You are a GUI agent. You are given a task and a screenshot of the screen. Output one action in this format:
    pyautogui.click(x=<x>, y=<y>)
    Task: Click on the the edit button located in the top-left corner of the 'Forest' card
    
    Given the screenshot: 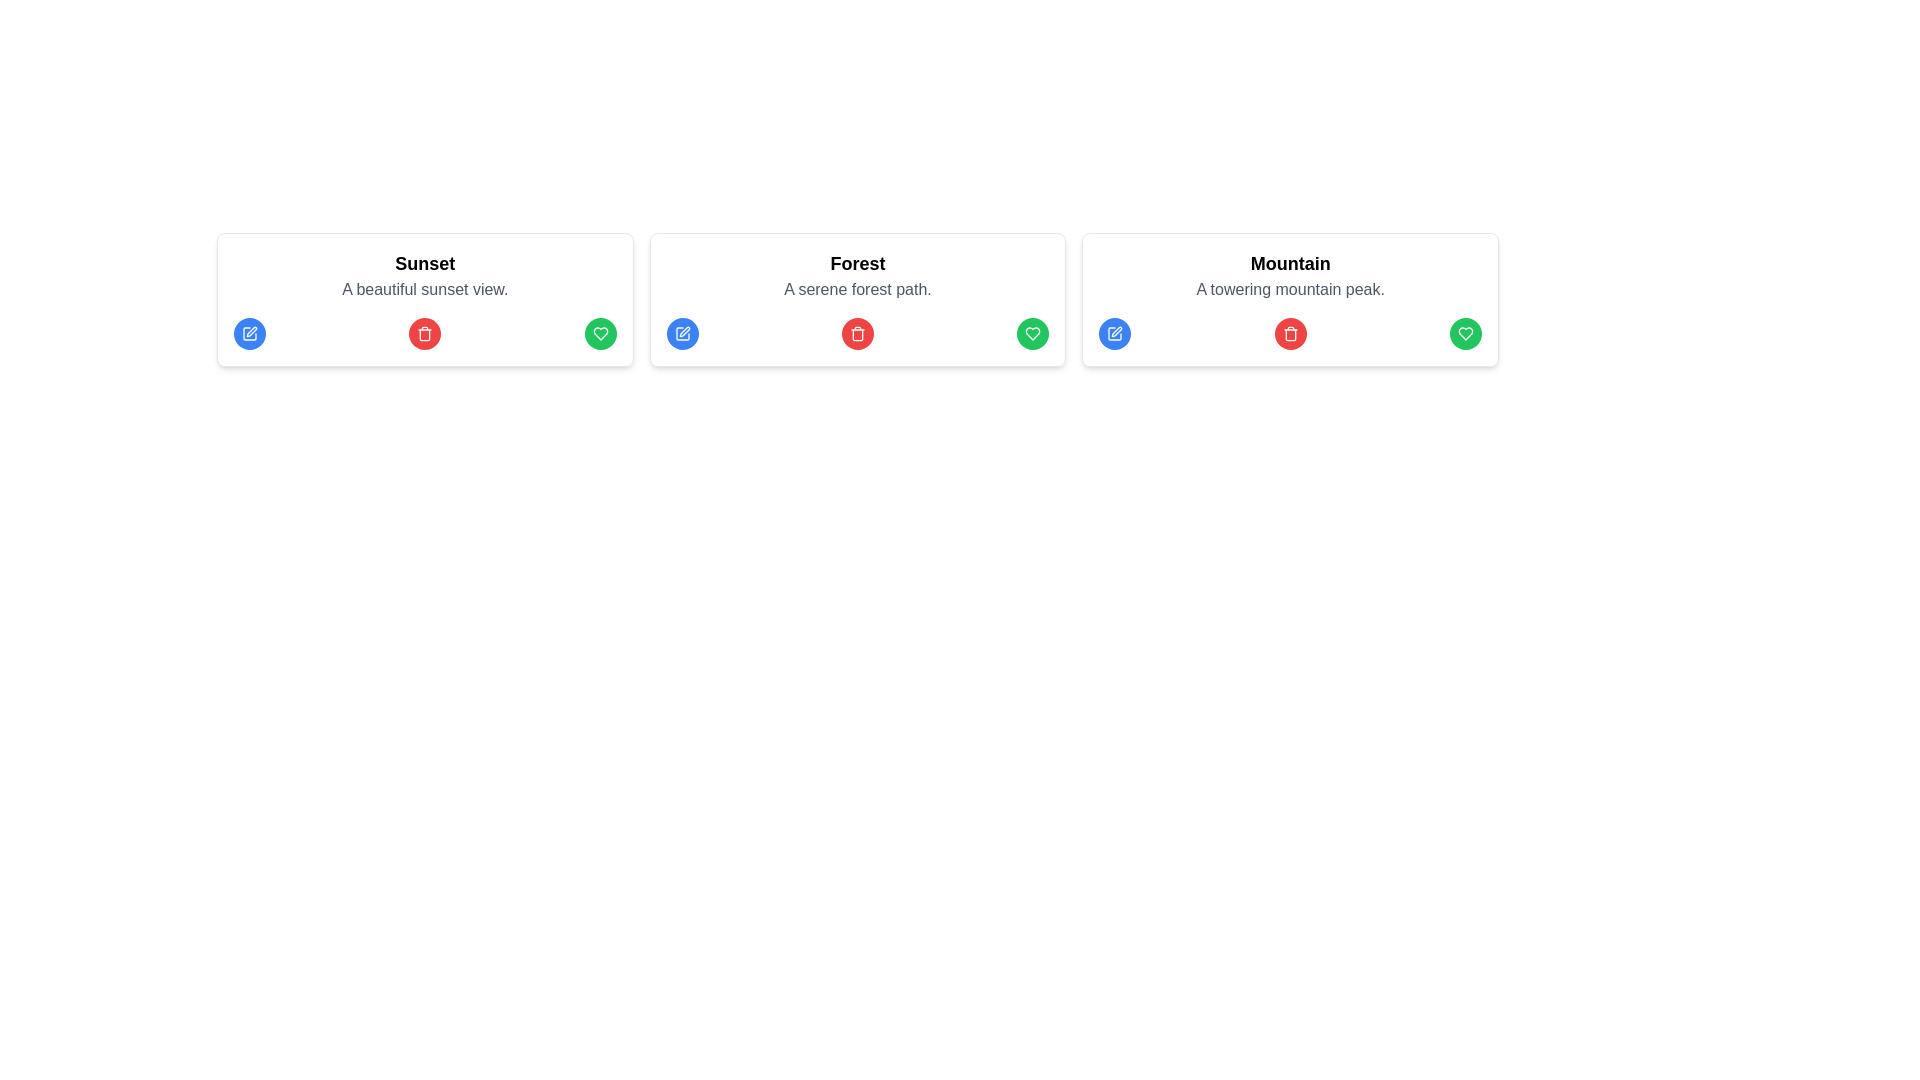 What is the action you would take?
    pyautogui.click(x=682, y=333)
    